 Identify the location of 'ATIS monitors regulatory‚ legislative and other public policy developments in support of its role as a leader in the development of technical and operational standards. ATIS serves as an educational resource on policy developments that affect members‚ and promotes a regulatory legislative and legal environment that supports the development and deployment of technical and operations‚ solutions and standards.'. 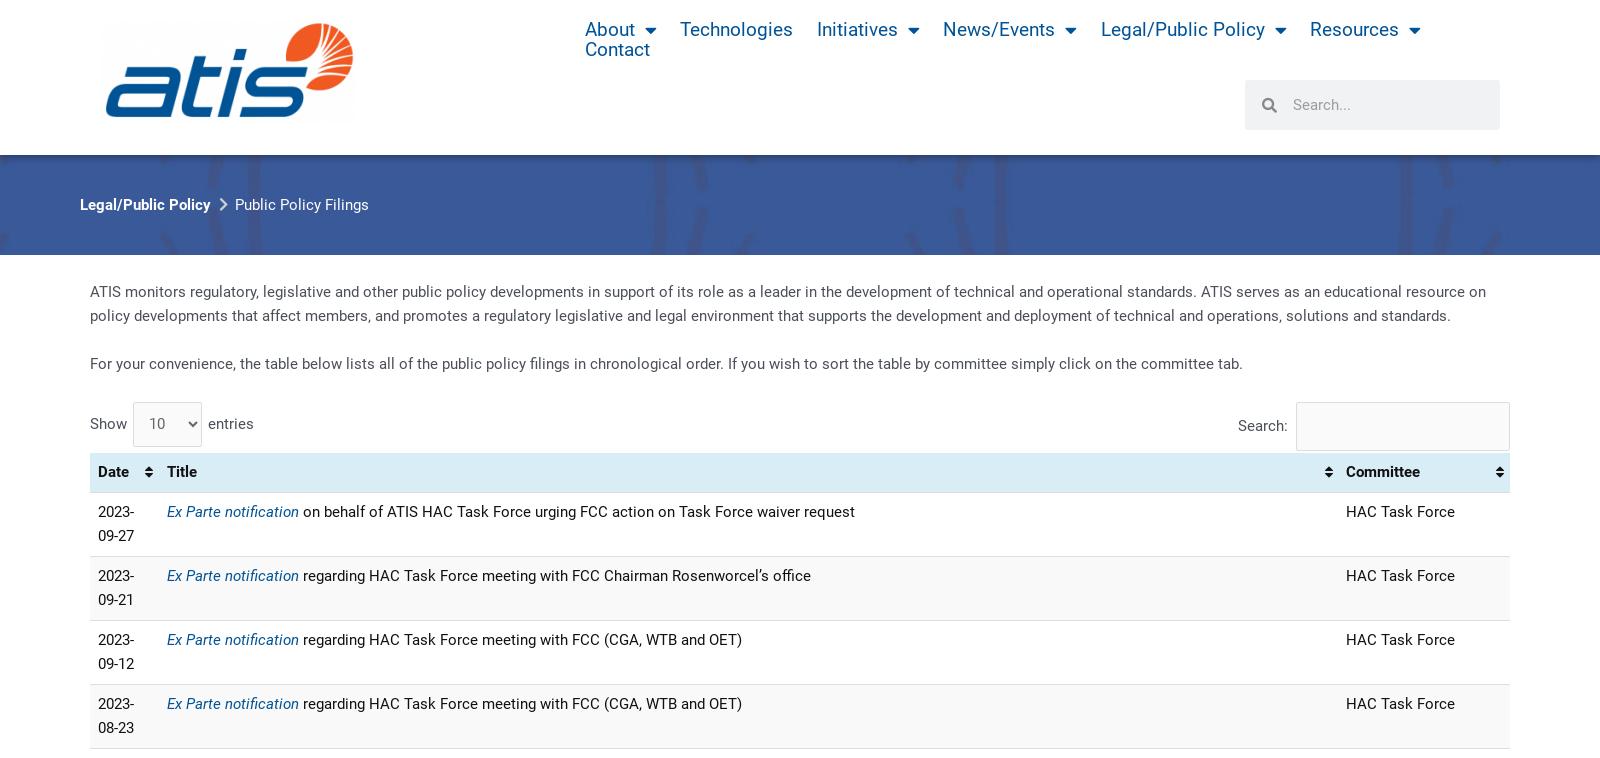
(788, 304).